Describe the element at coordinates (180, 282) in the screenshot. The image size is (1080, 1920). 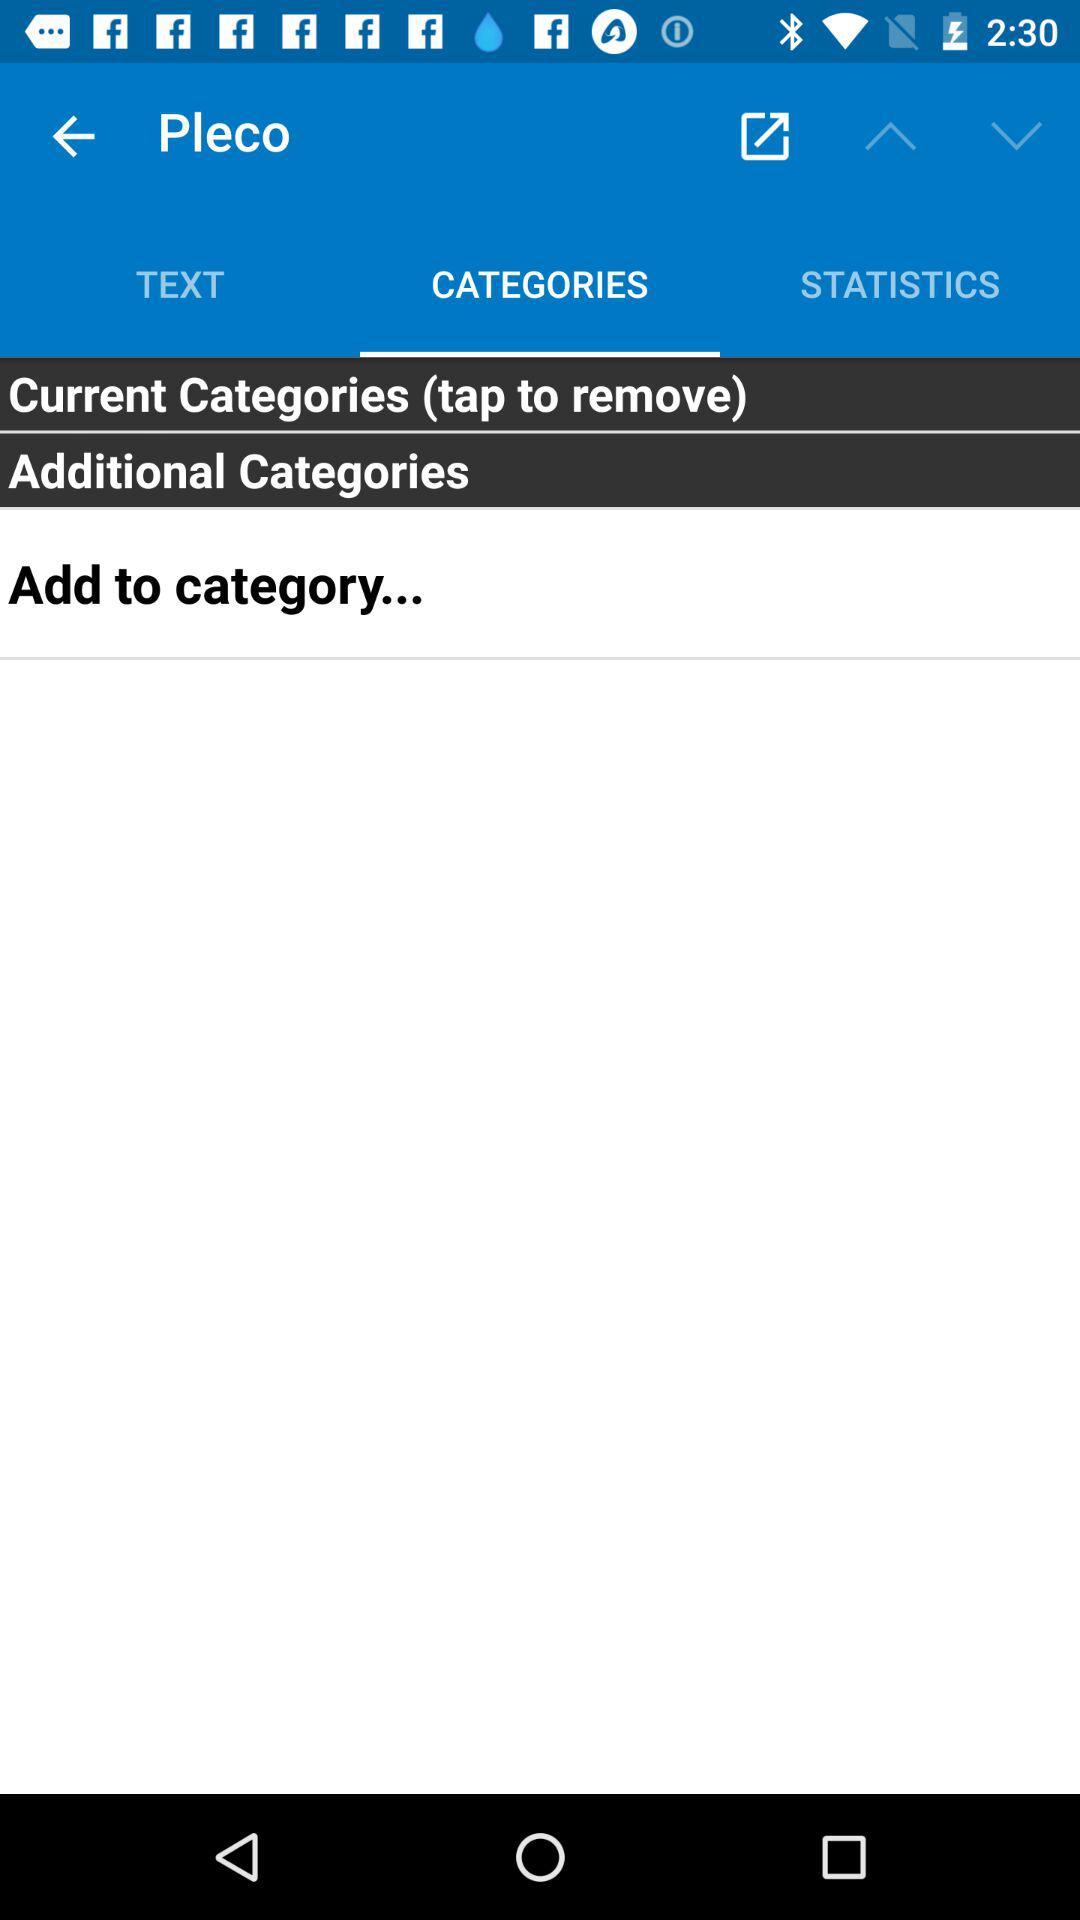
I see `item above the current categories tap icon` at that location.